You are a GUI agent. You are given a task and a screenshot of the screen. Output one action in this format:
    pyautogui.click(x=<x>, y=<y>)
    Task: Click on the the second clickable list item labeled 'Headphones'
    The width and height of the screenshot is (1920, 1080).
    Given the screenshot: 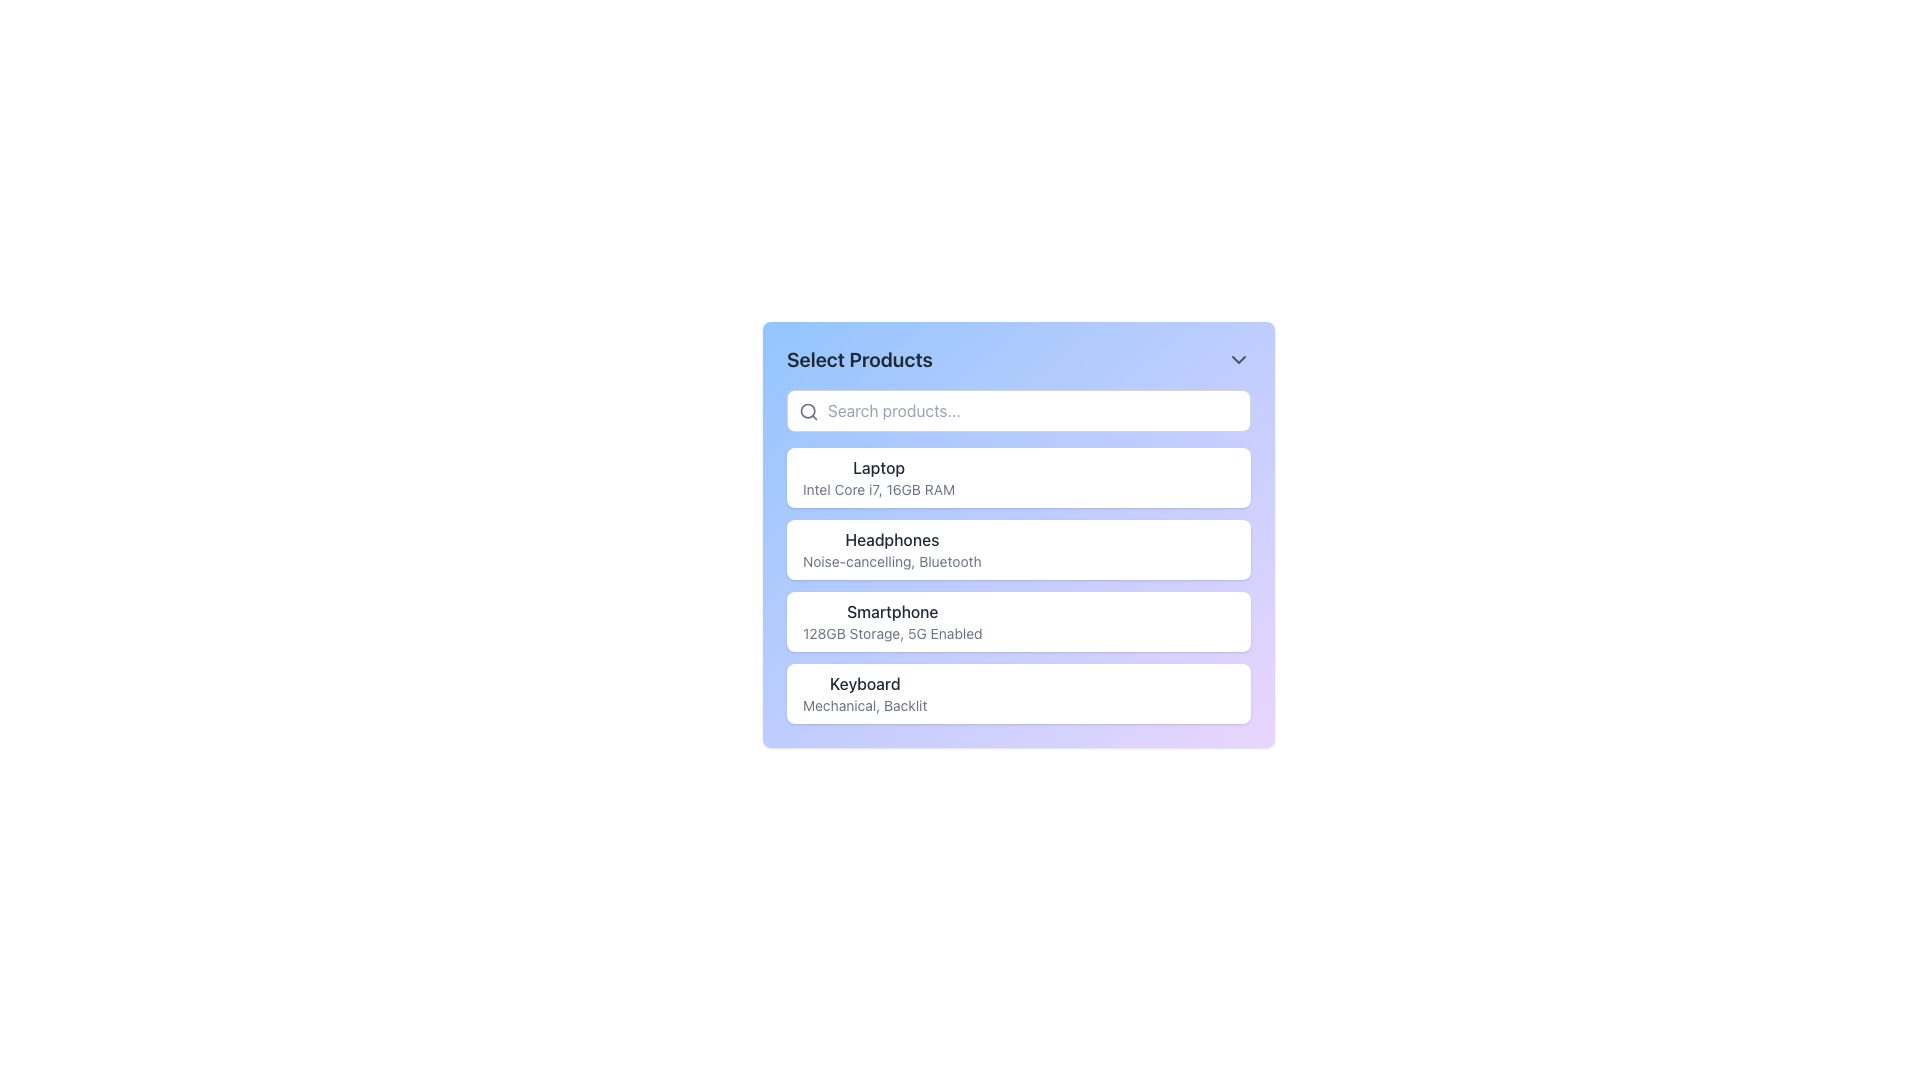 What is the action you would take?
    pyautogui.click(x=1018, y=534)
    